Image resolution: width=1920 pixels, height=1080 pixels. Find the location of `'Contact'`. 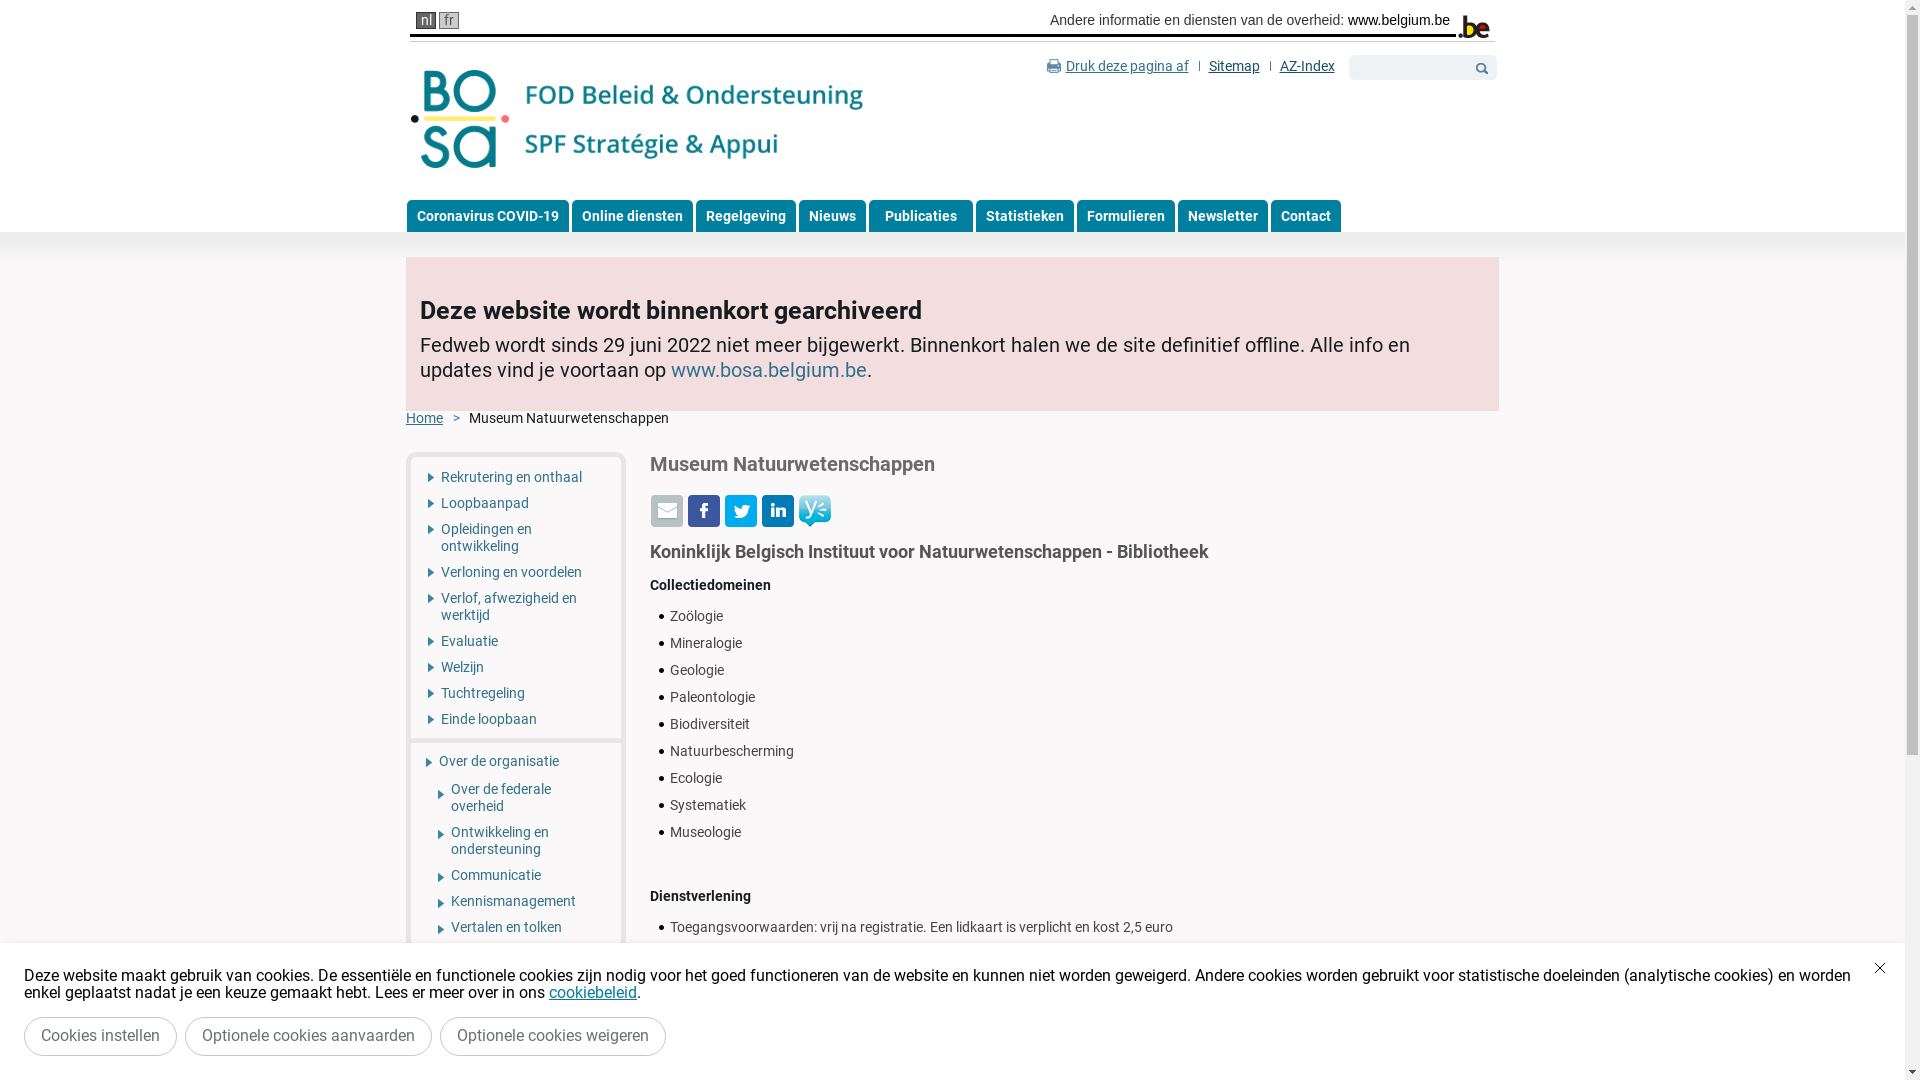

'Contact' is located at coordinates (1305, 216).